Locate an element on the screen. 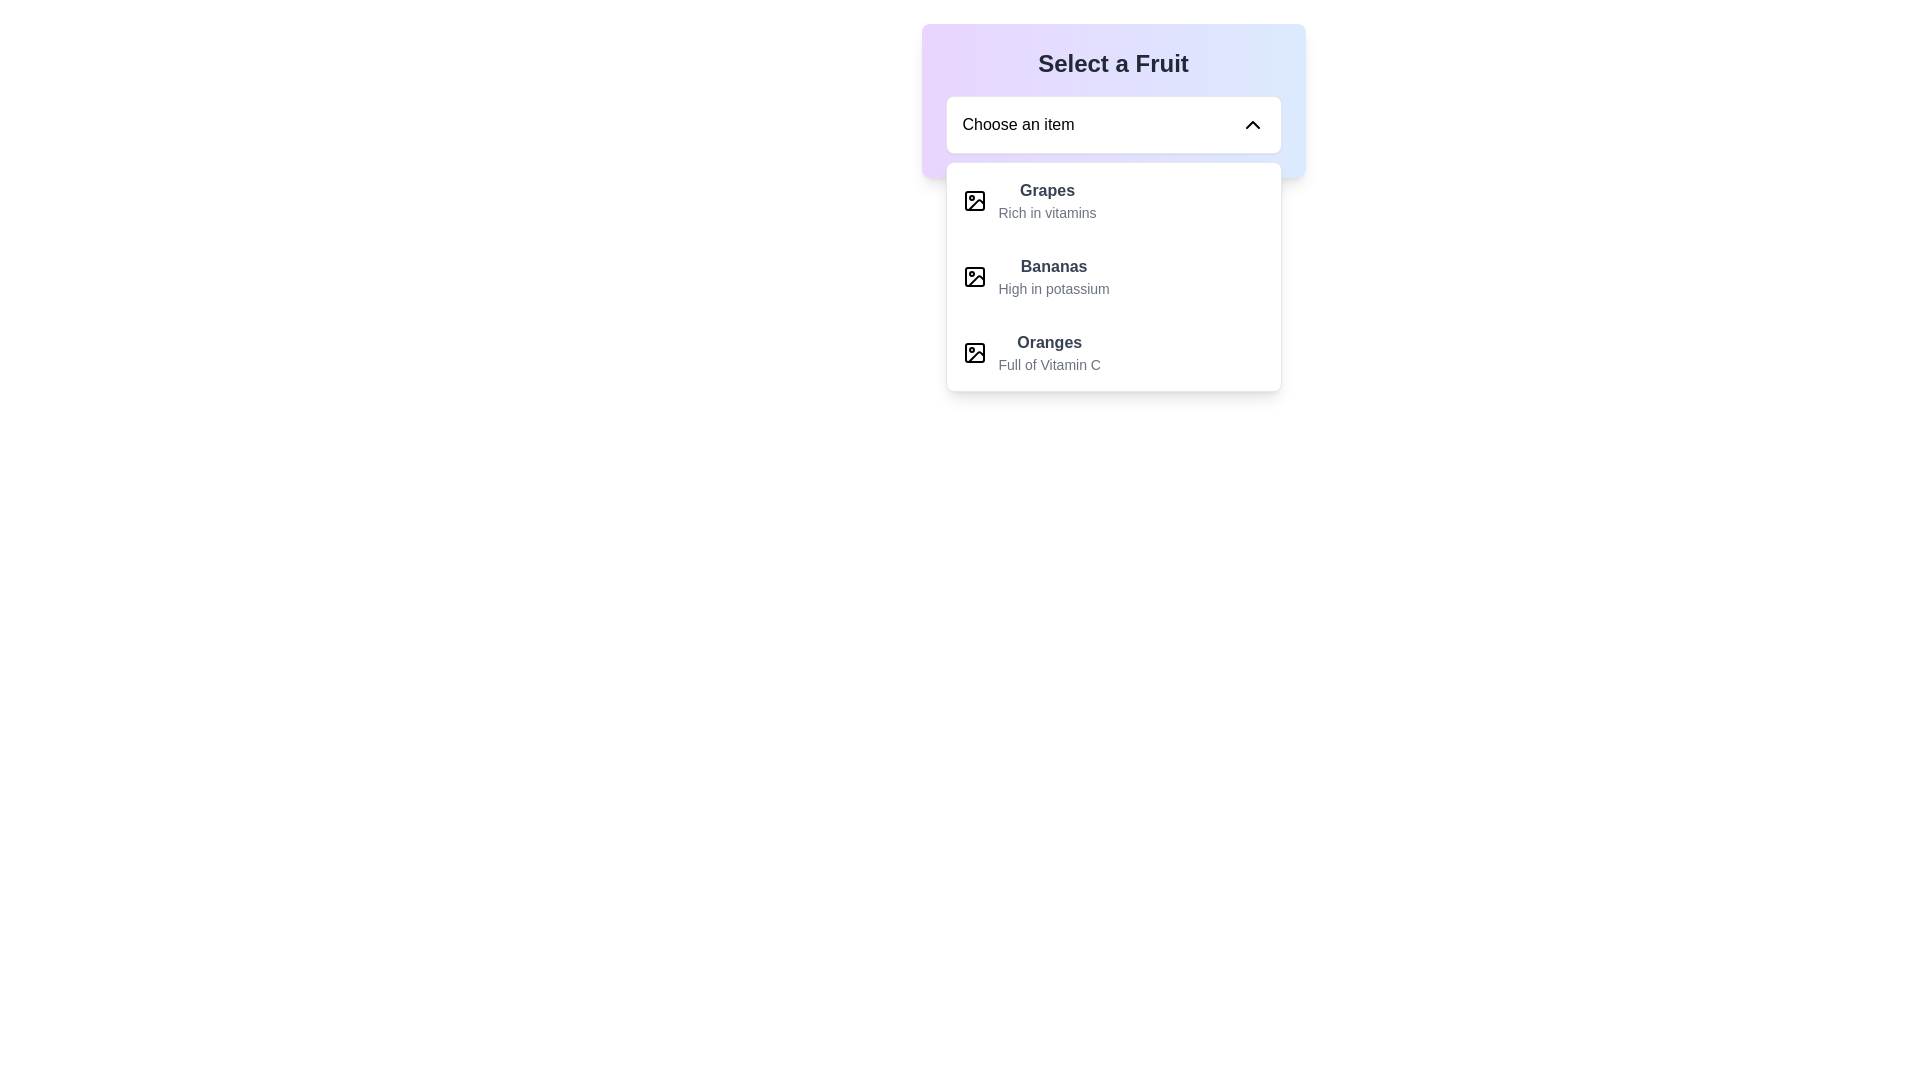 The image size is (1920, 1080). the 'Oranges' option in the dropdown menu located under 'Select a Fruit', which is the third item in the list is located at coordinates (1112, 352).